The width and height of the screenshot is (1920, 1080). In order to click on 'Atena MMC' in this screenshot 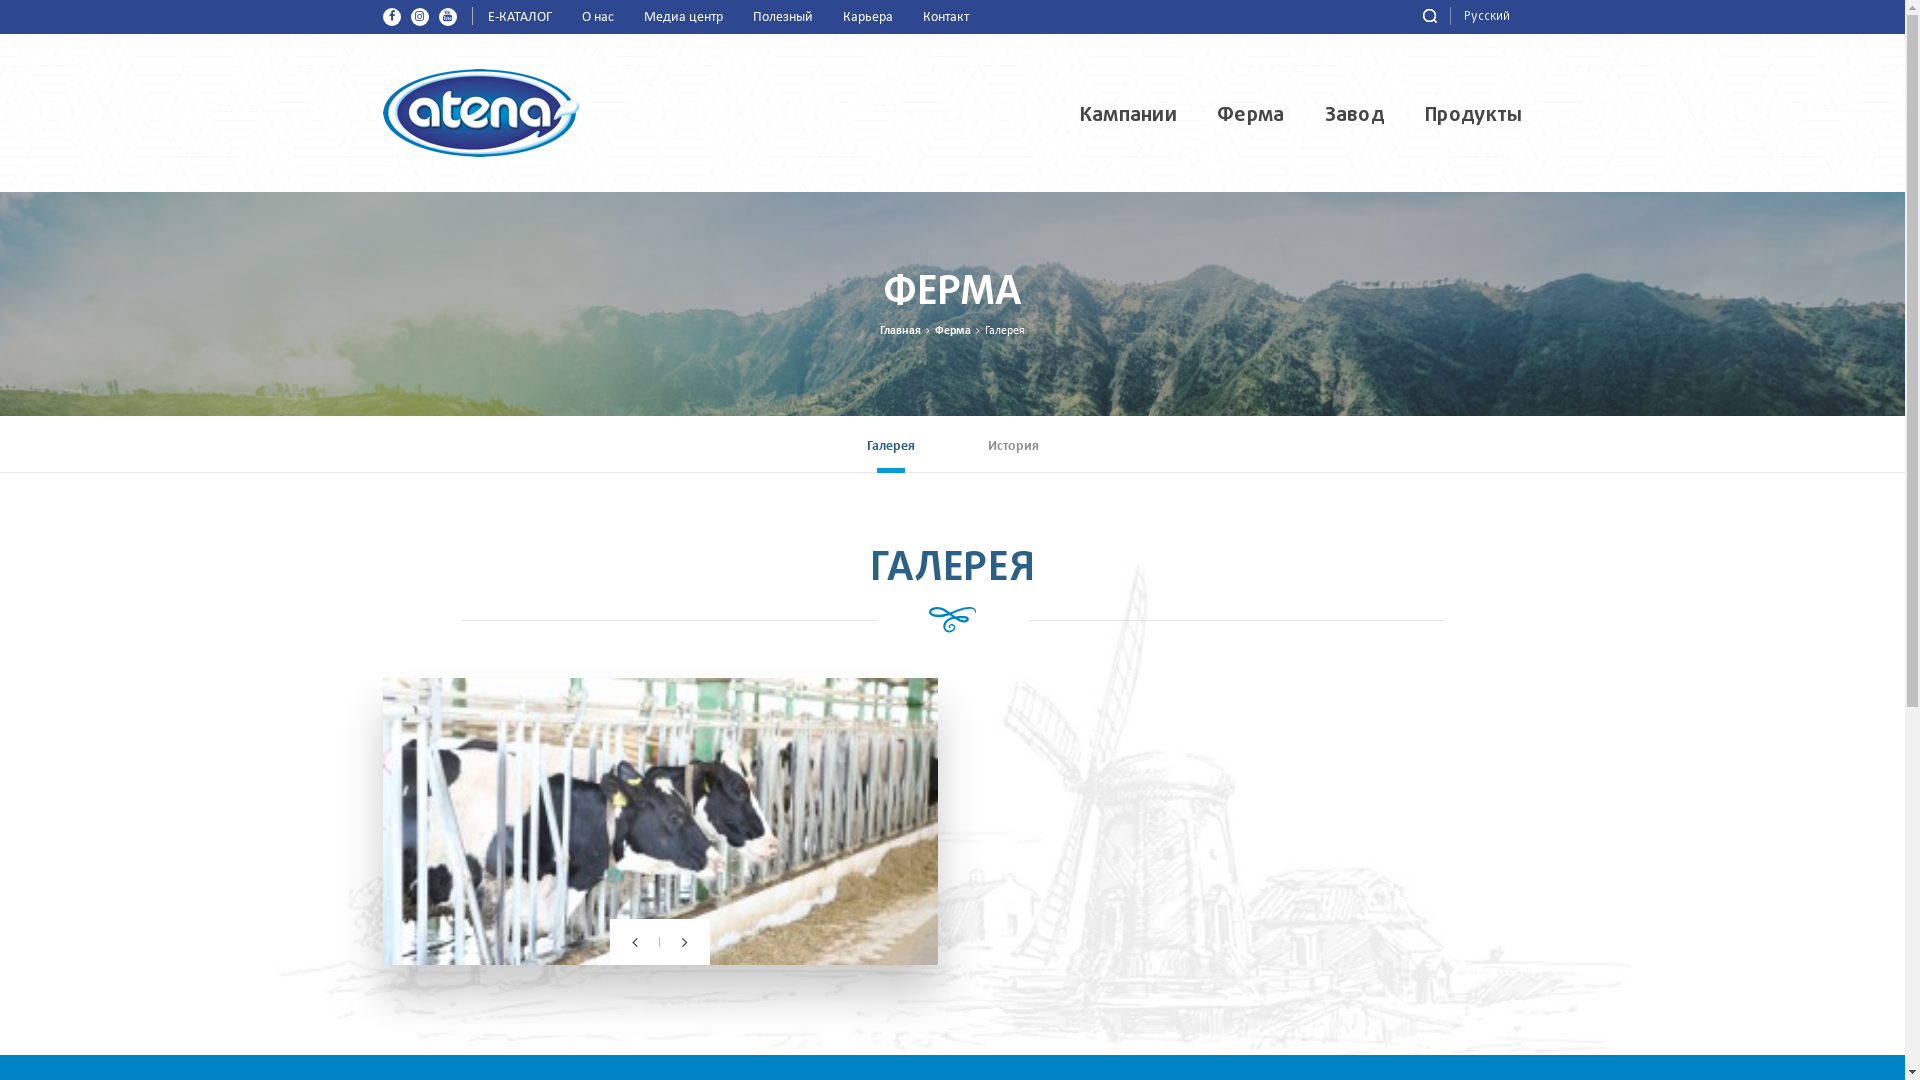, I will do `click(480, 111)`.